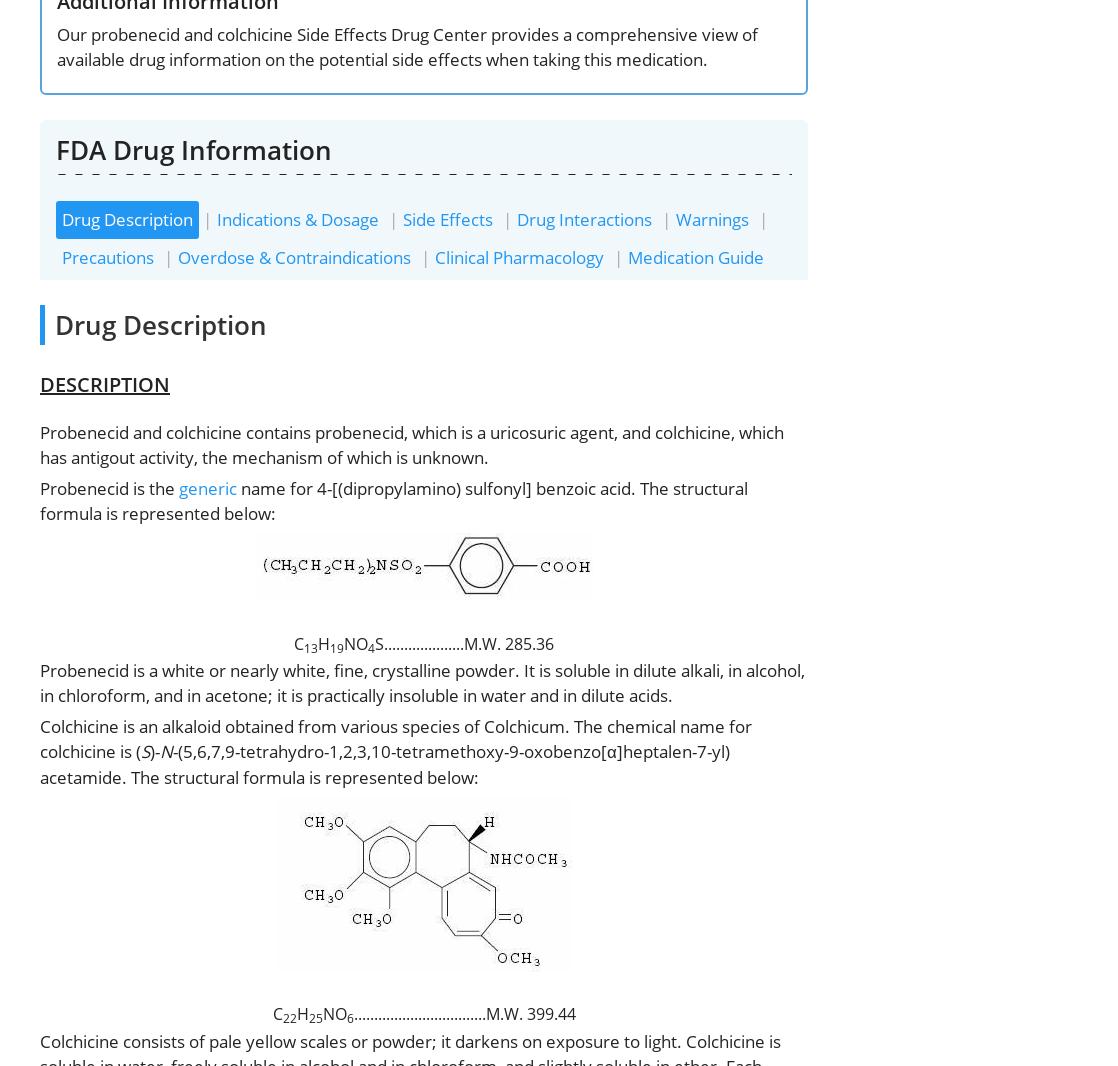  What do you see at coordinates (314, 1018) in the screenshot?
I see `'25'` at bounding box center [314, 1018].